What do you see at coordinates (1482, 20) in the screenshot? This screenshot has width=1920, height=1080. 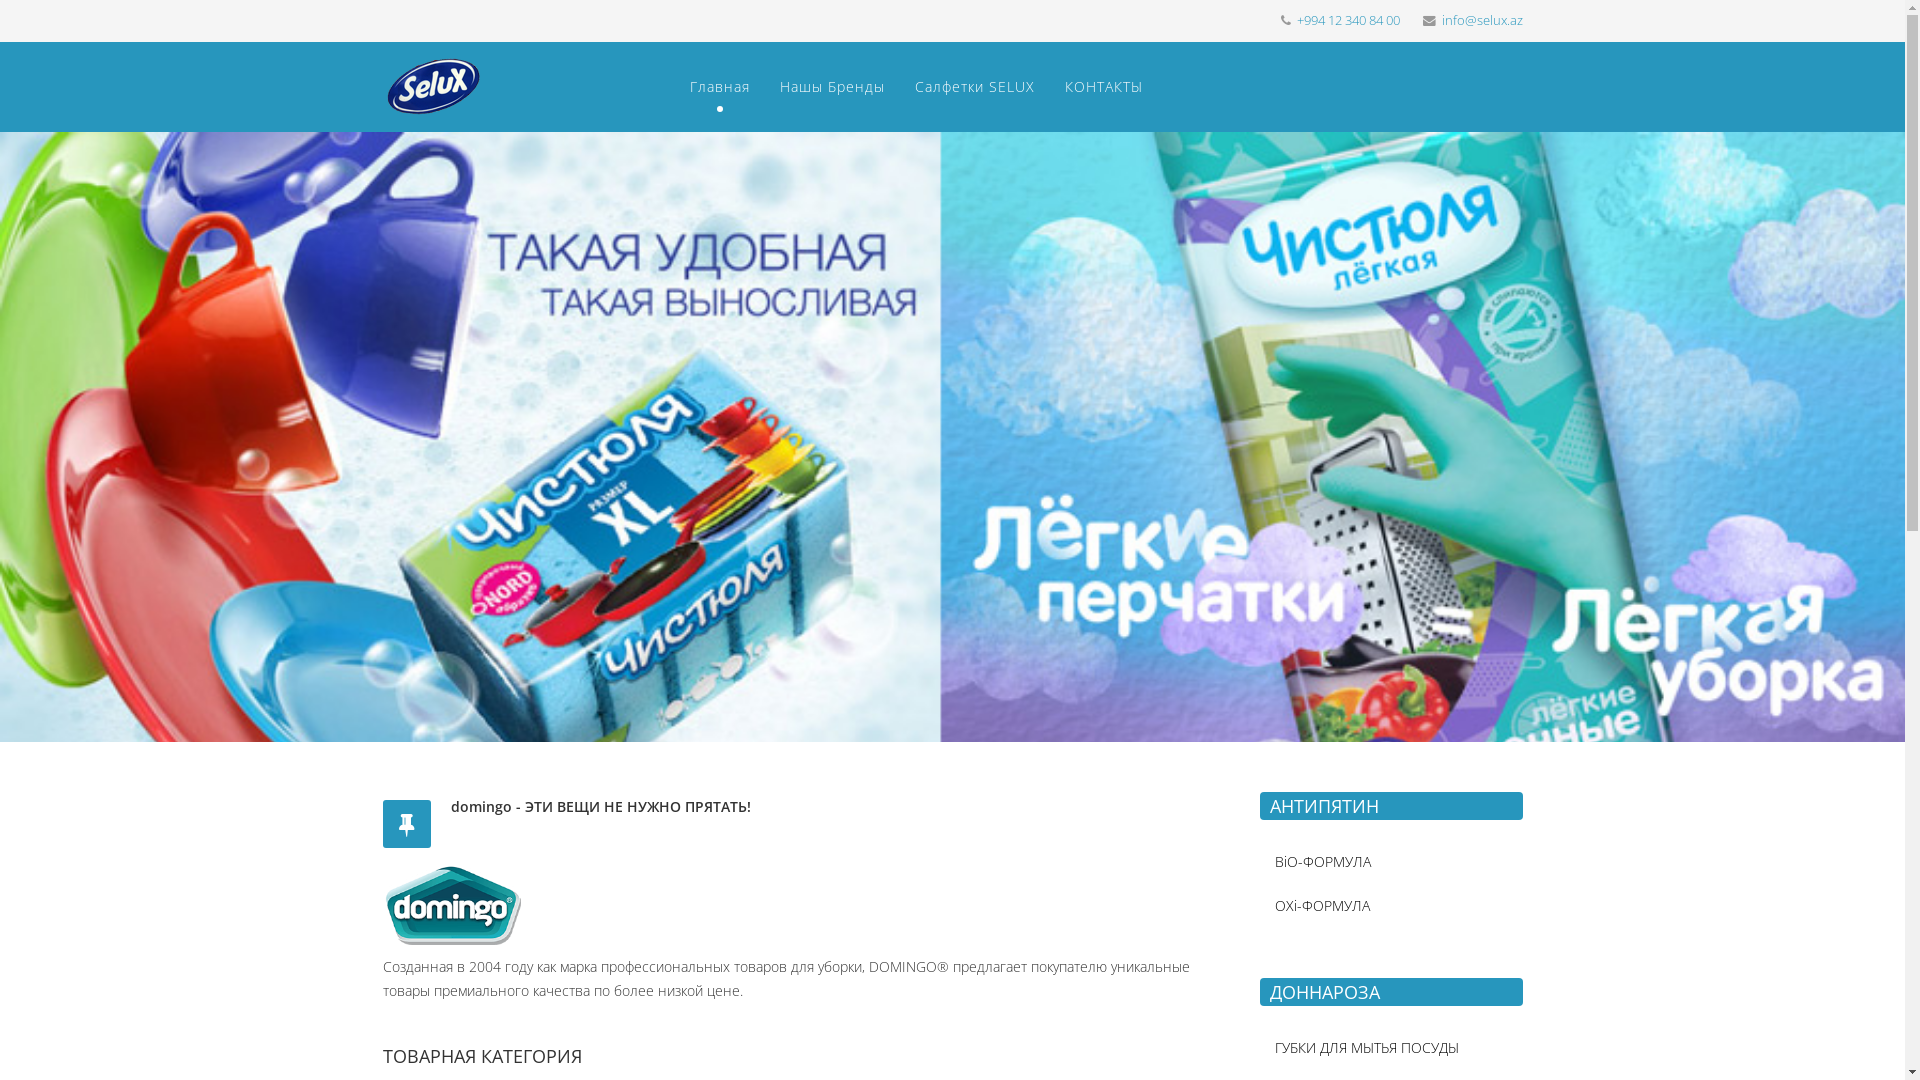 I see `'info@selux.az'` at bounding box center [1482, 20].